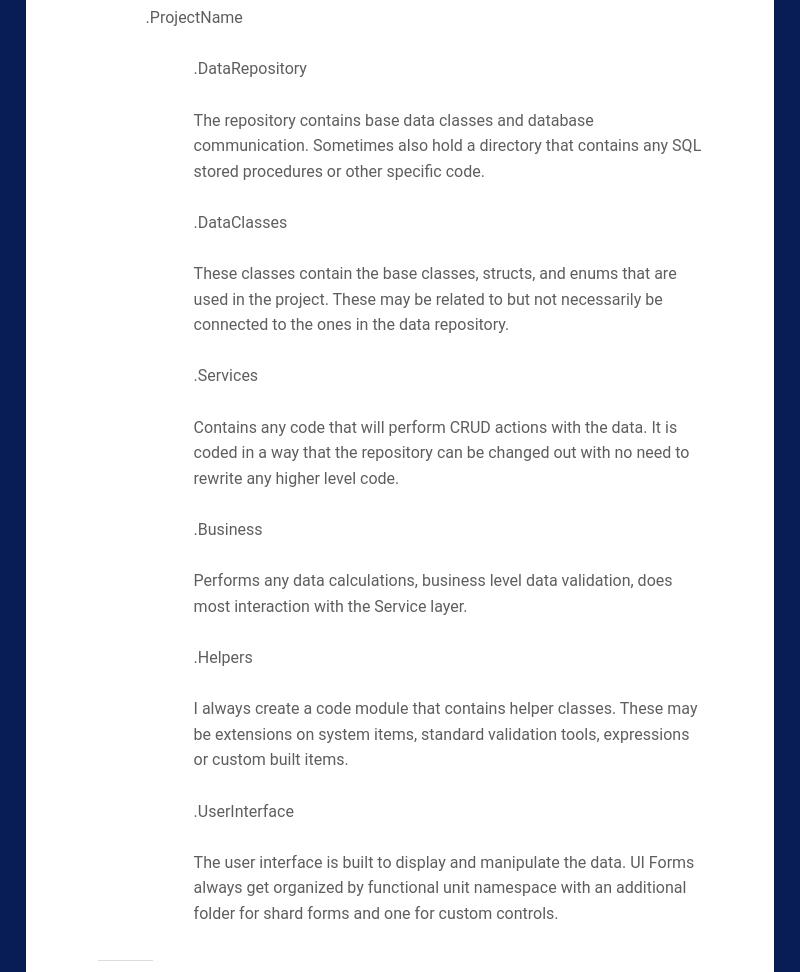 This screenshot has width=800, height=972. Describe the element at coordinates (191, 887) in the screenshot. I see `'UI Forms always get organized by functional unit namespace with an additional folder for shard forms and one for custom controls.'` at that location.